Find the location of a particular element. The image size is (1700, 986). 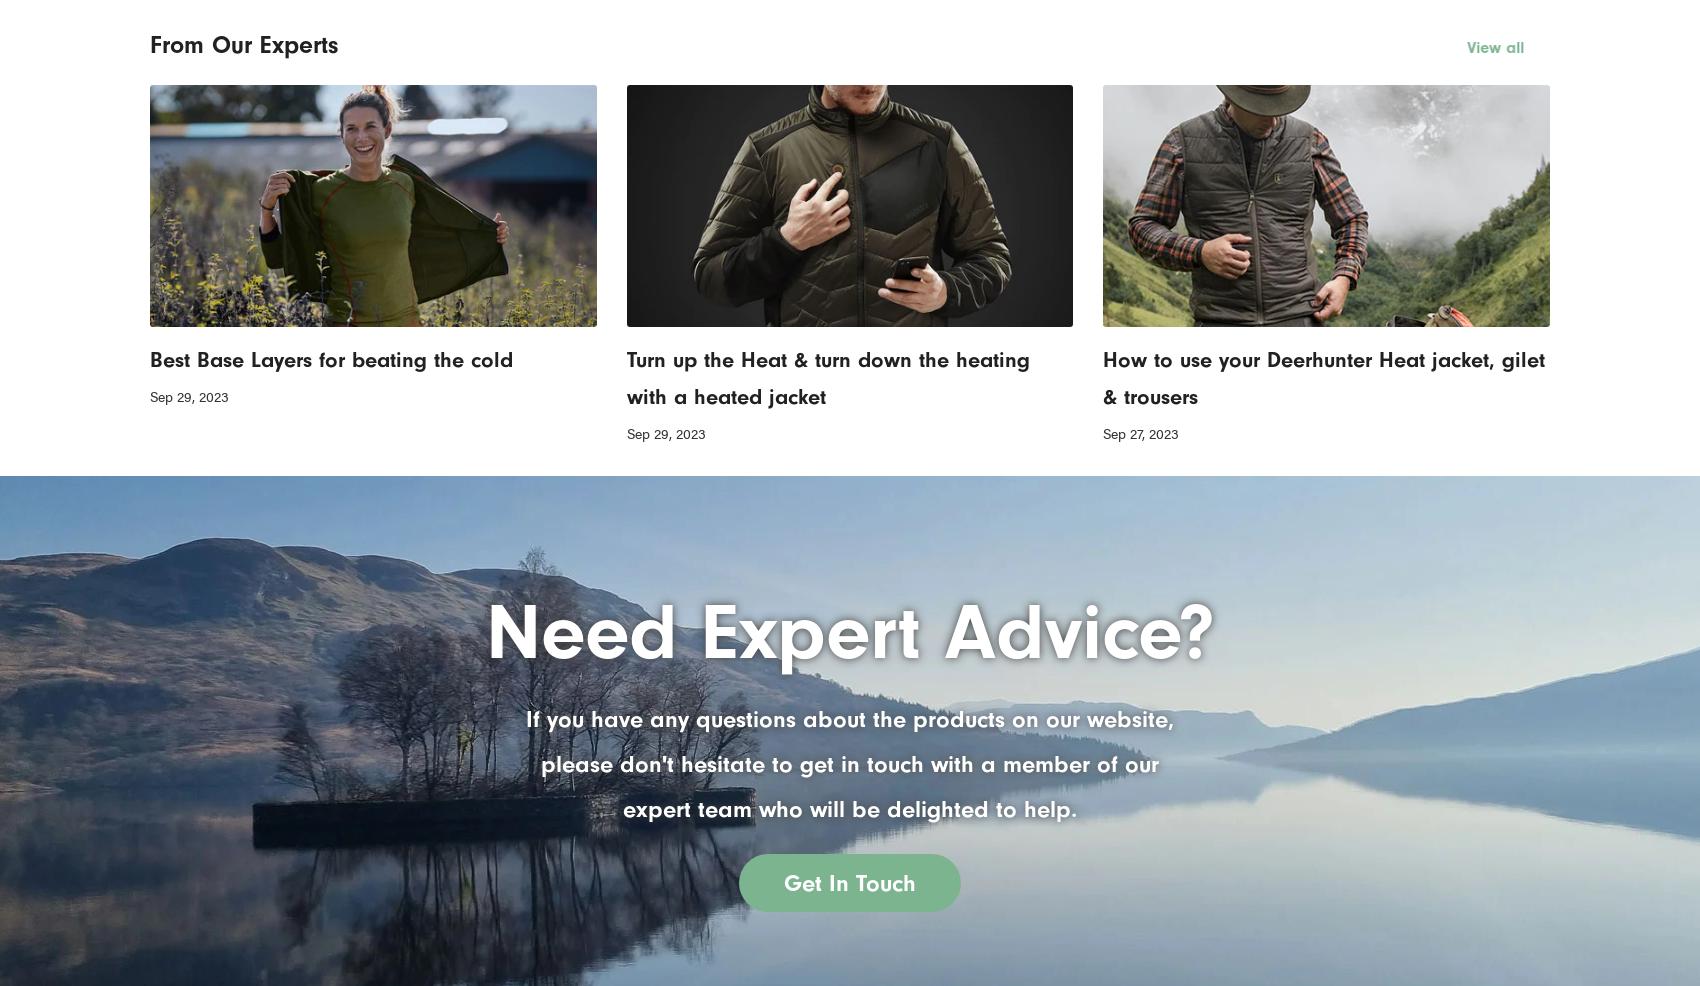

'Get In Touch' is located at coordinates (783, 880).